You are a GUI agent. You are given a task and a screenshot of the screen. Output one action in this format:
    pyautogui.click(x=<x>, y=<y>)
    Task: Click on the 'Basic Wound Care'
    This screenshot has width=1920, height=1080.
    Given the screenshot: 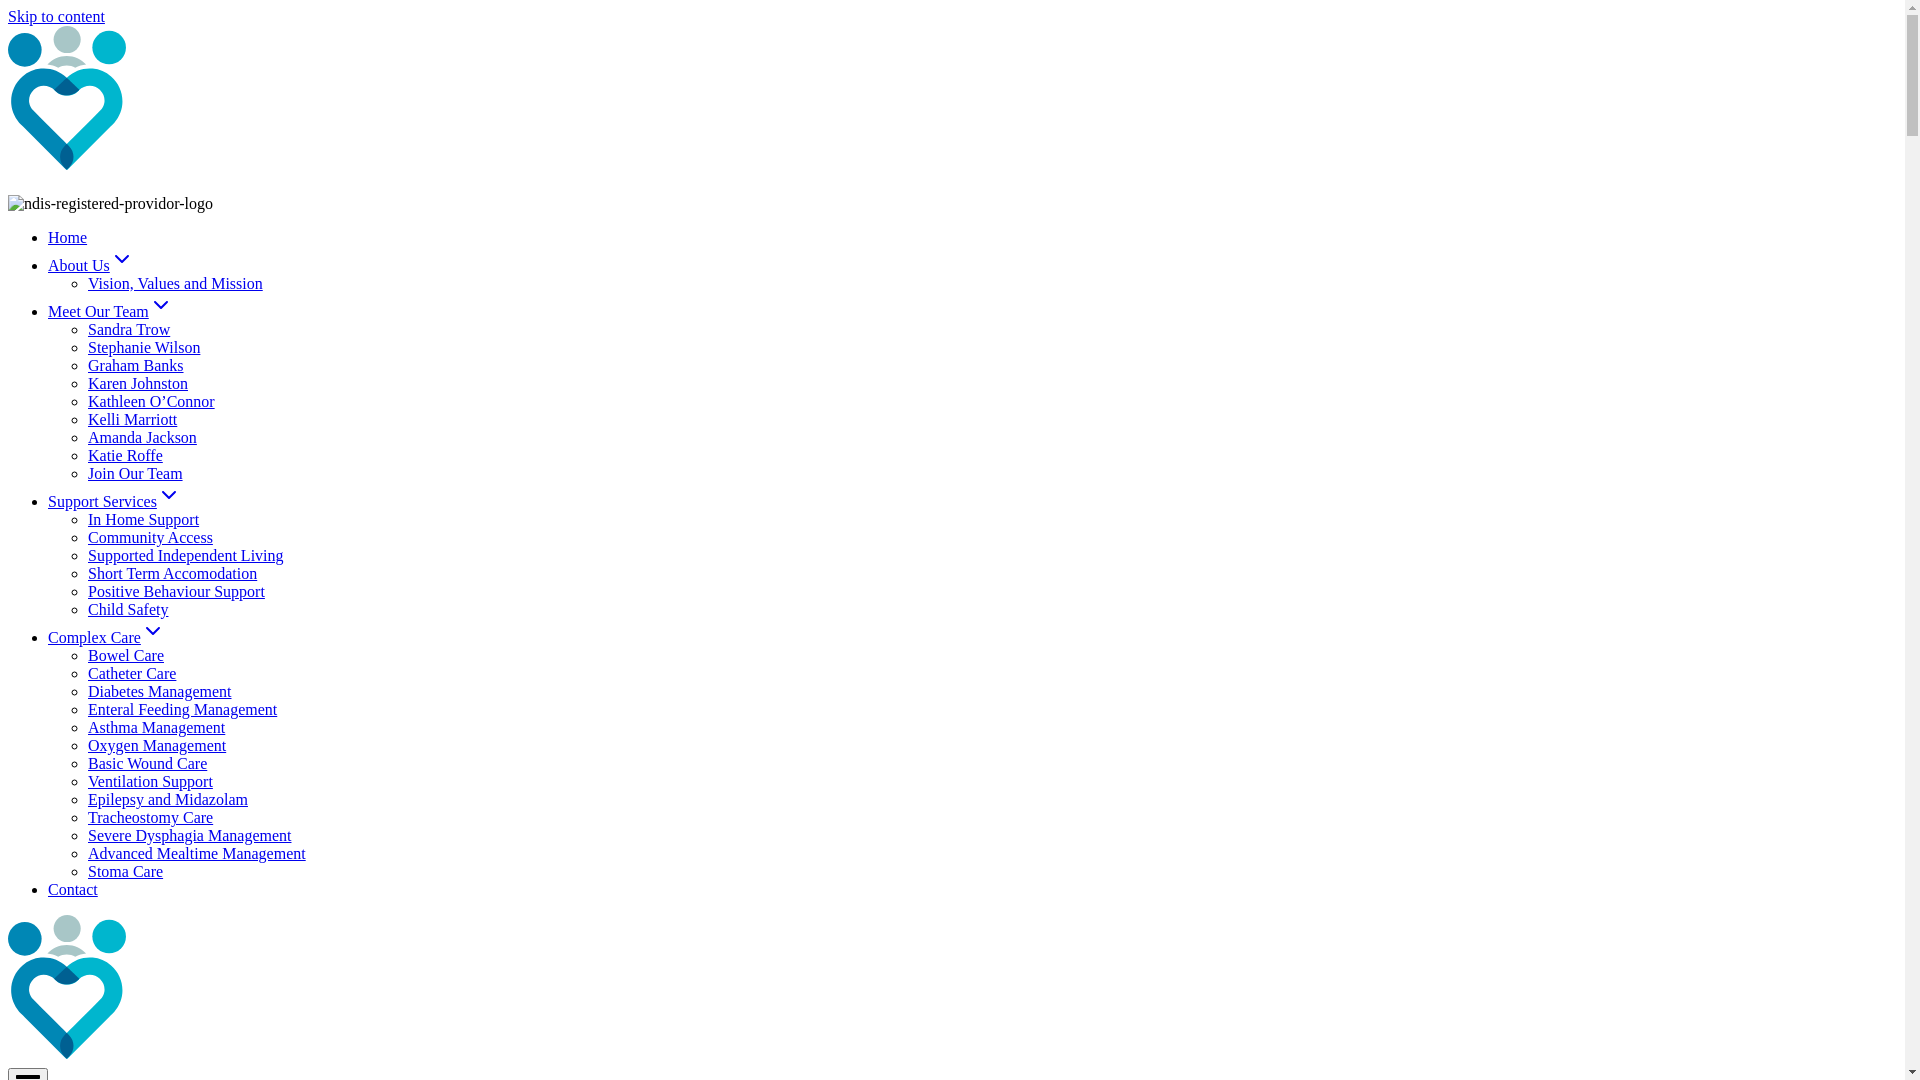 What is the action you would take?
    pyautogui.click(x=86, y=763)
    